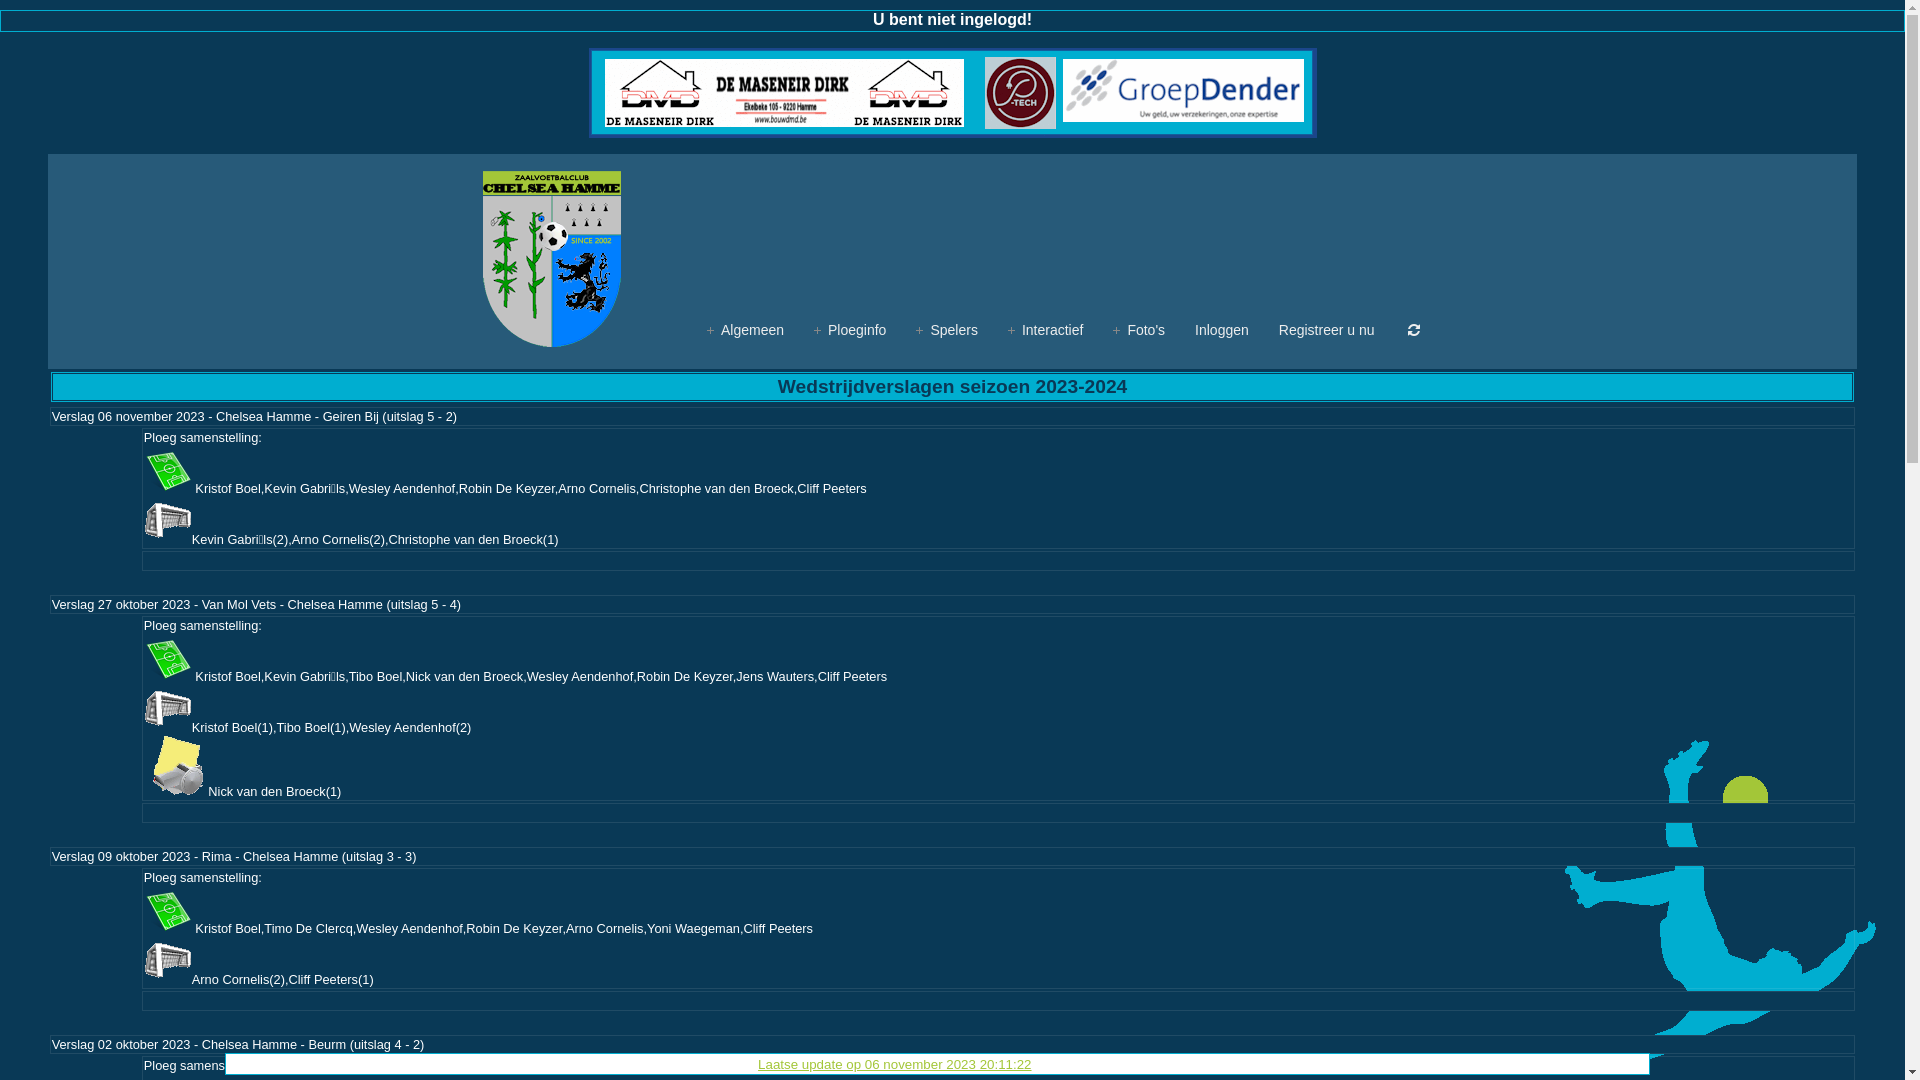  What do you see at coordinates (849, 329) in the screenshot?
I see `'Ploeginfo'` at bounding box center [849, 329].